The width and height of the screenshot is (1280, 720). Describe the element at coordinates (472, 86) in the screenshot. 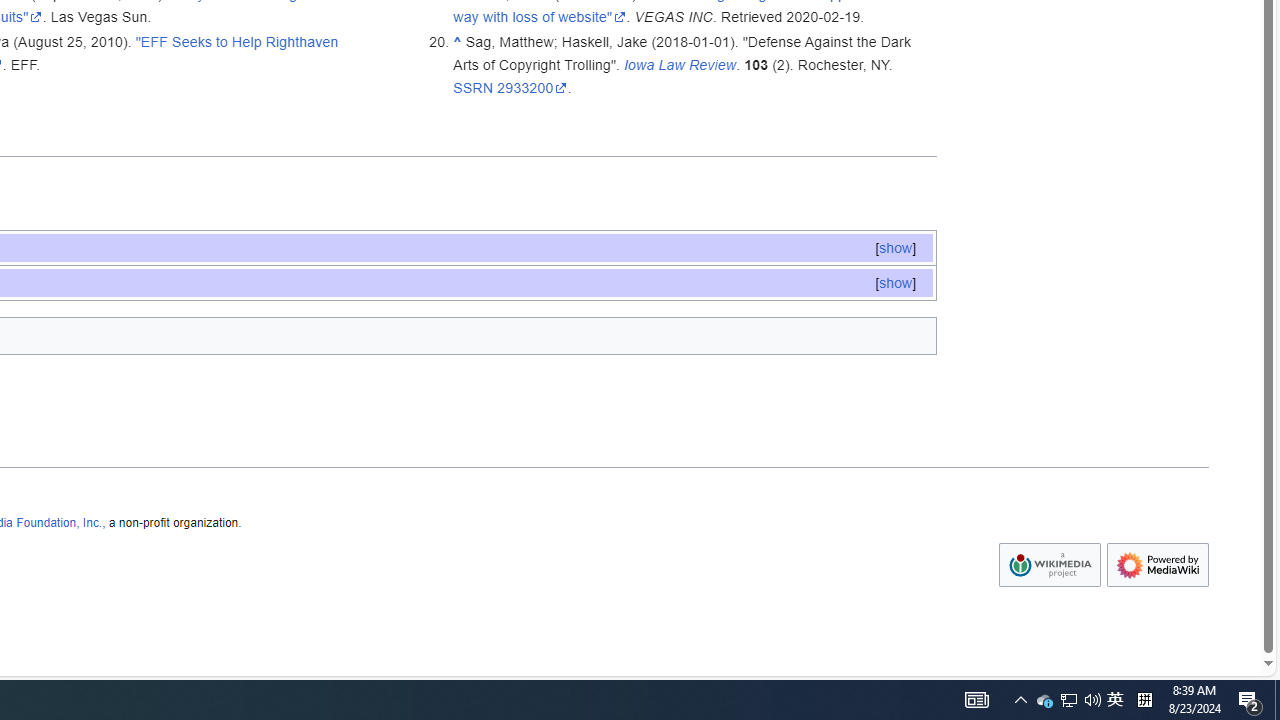

I see `'SSRN'` at that location.